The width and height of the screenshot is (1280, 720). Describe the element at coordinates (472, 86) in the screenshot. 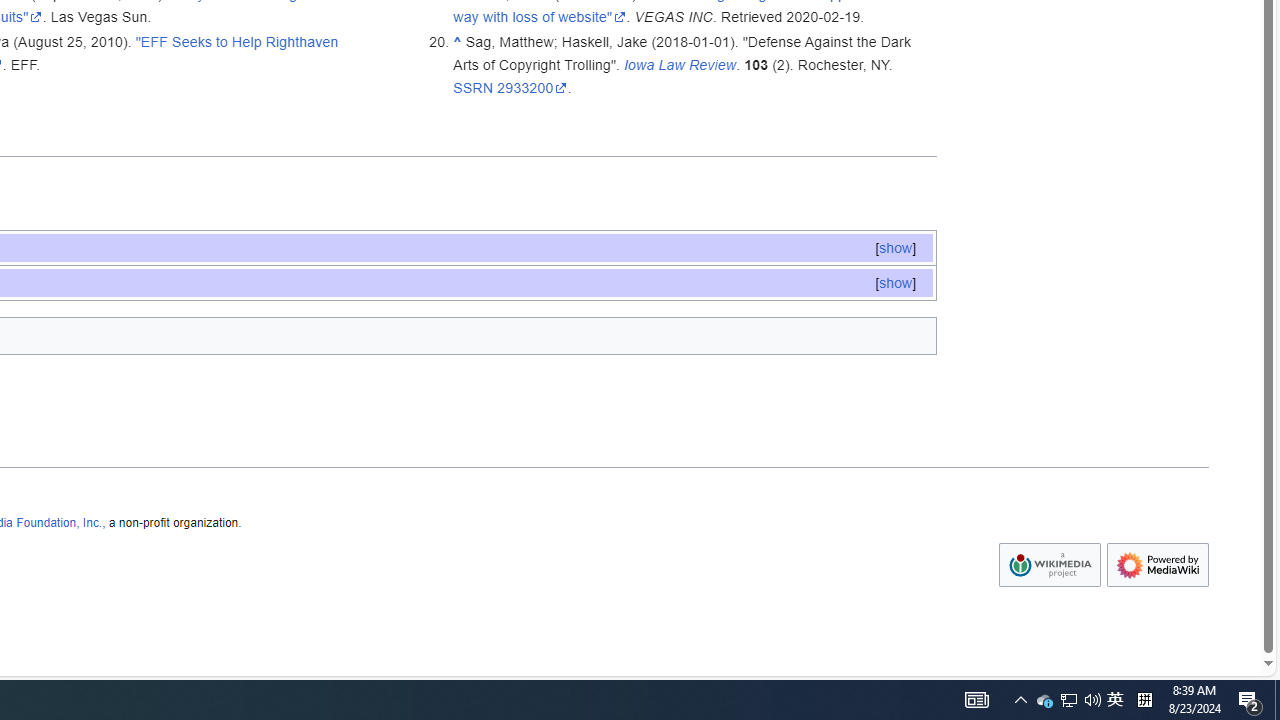

I see `'SSRN'` at that location.